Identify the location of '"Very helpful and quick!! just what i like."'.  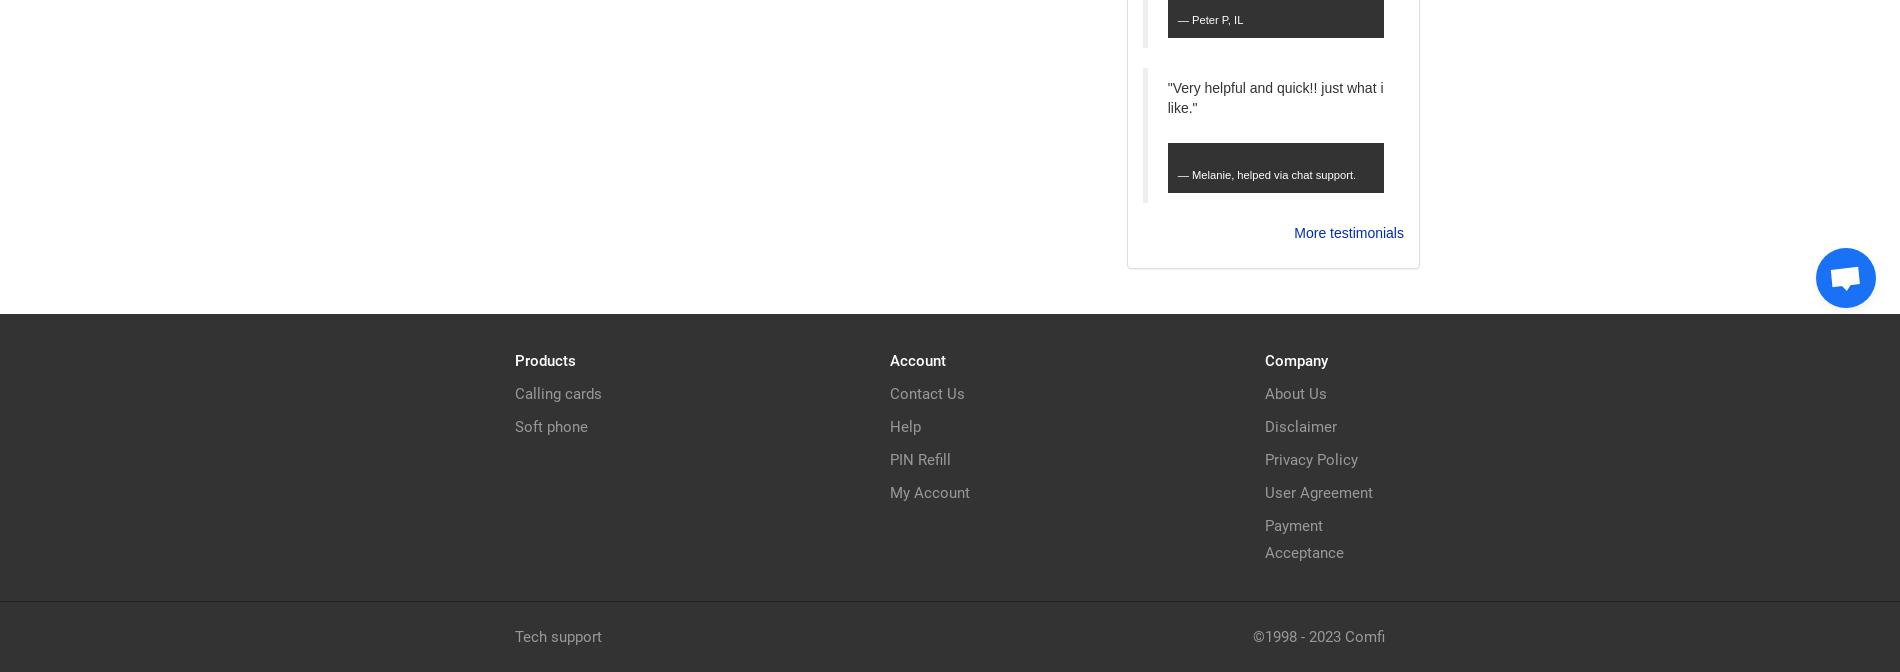
(1166, 96).